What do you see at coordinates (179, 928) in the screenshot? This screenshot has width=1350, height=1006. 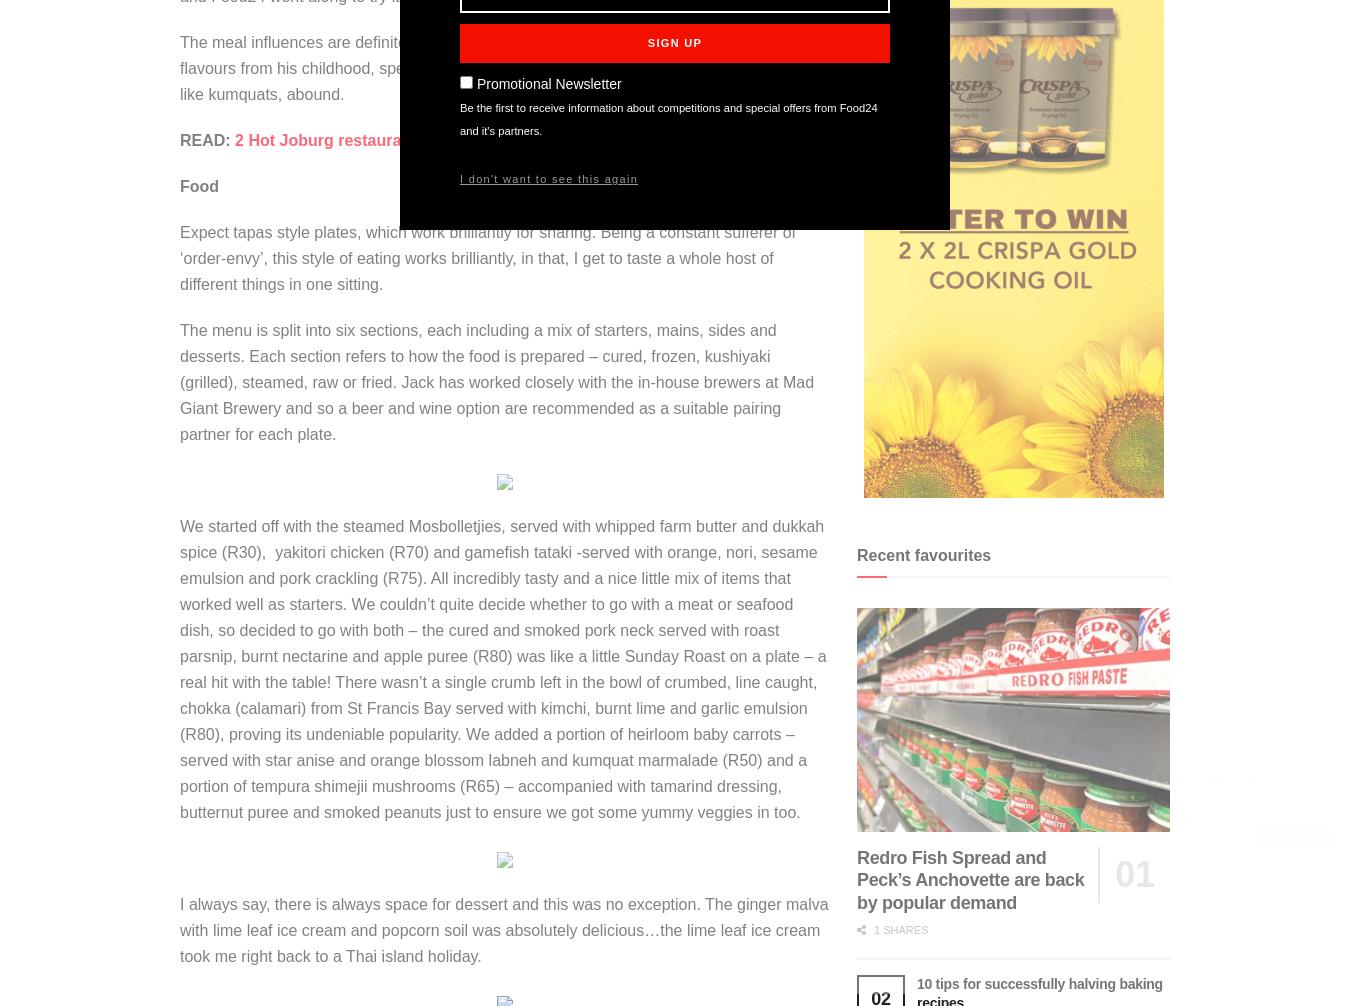 I see `'I always say, there is always space for dessert and this was no exception. The ginger malva with lime leaf ice cream and popcorn soil was absolutely delicious…the lime leaf ice cream took me right back to a Thai island holiday.'` at bounding box center [179, 928].